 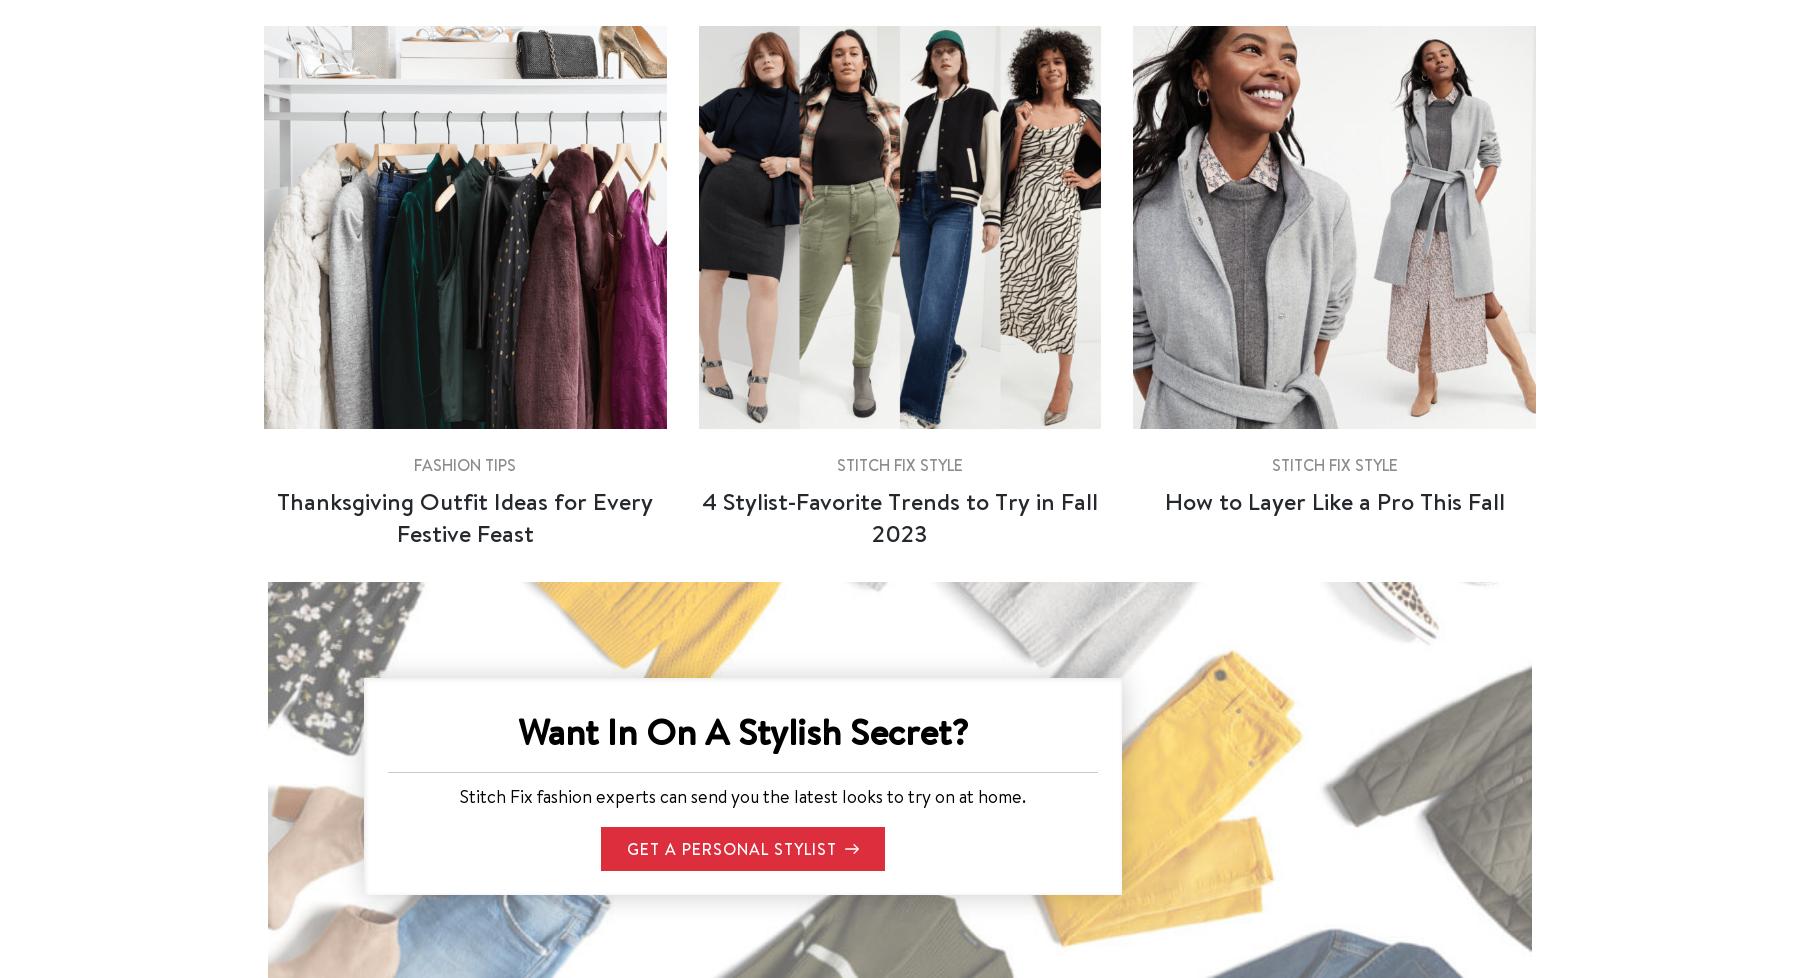 What do you see at coordinates (463, 462) in the screenshot?
I see `'Fashion Tips'` at bounding box center [463, 462].